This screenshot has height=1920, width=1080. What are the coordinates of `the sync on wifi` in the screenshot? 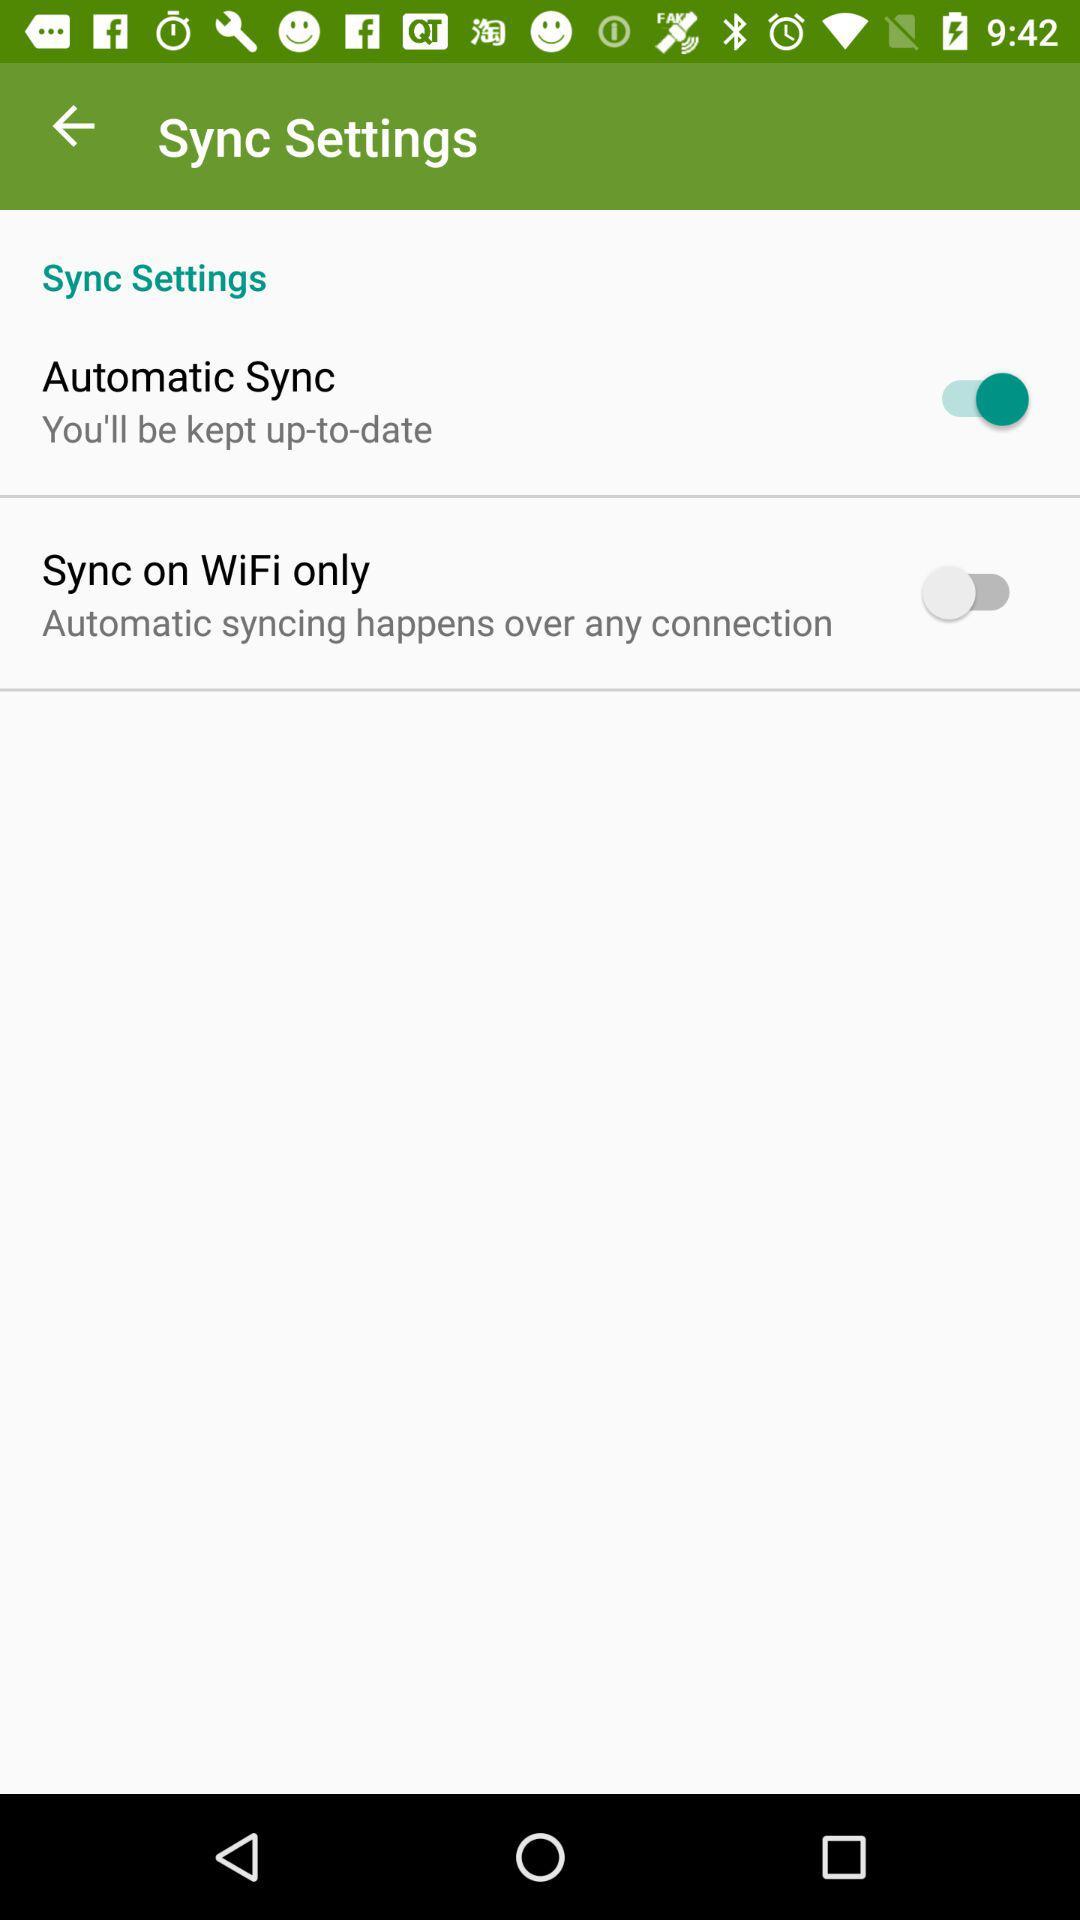 It's located at (206, 567).